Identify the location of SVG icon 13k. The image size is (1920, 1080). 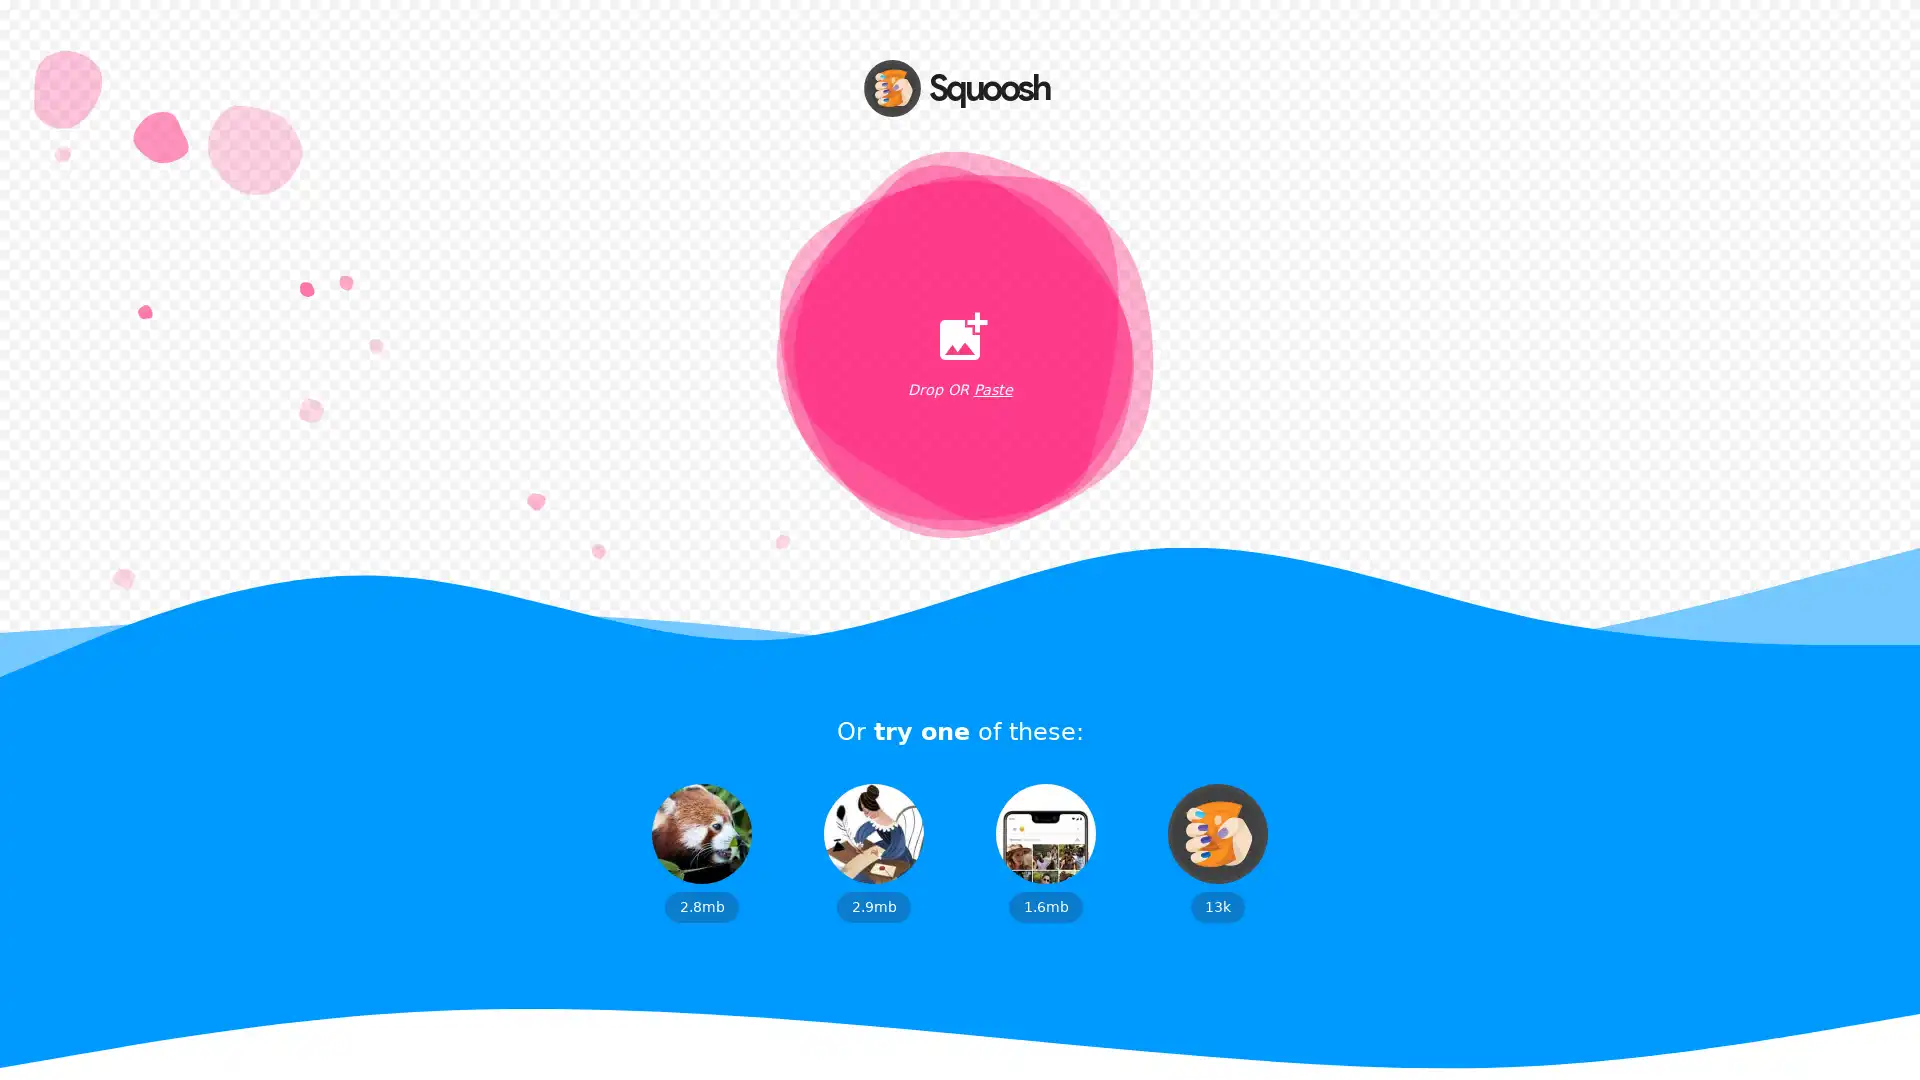
(1217, 852).